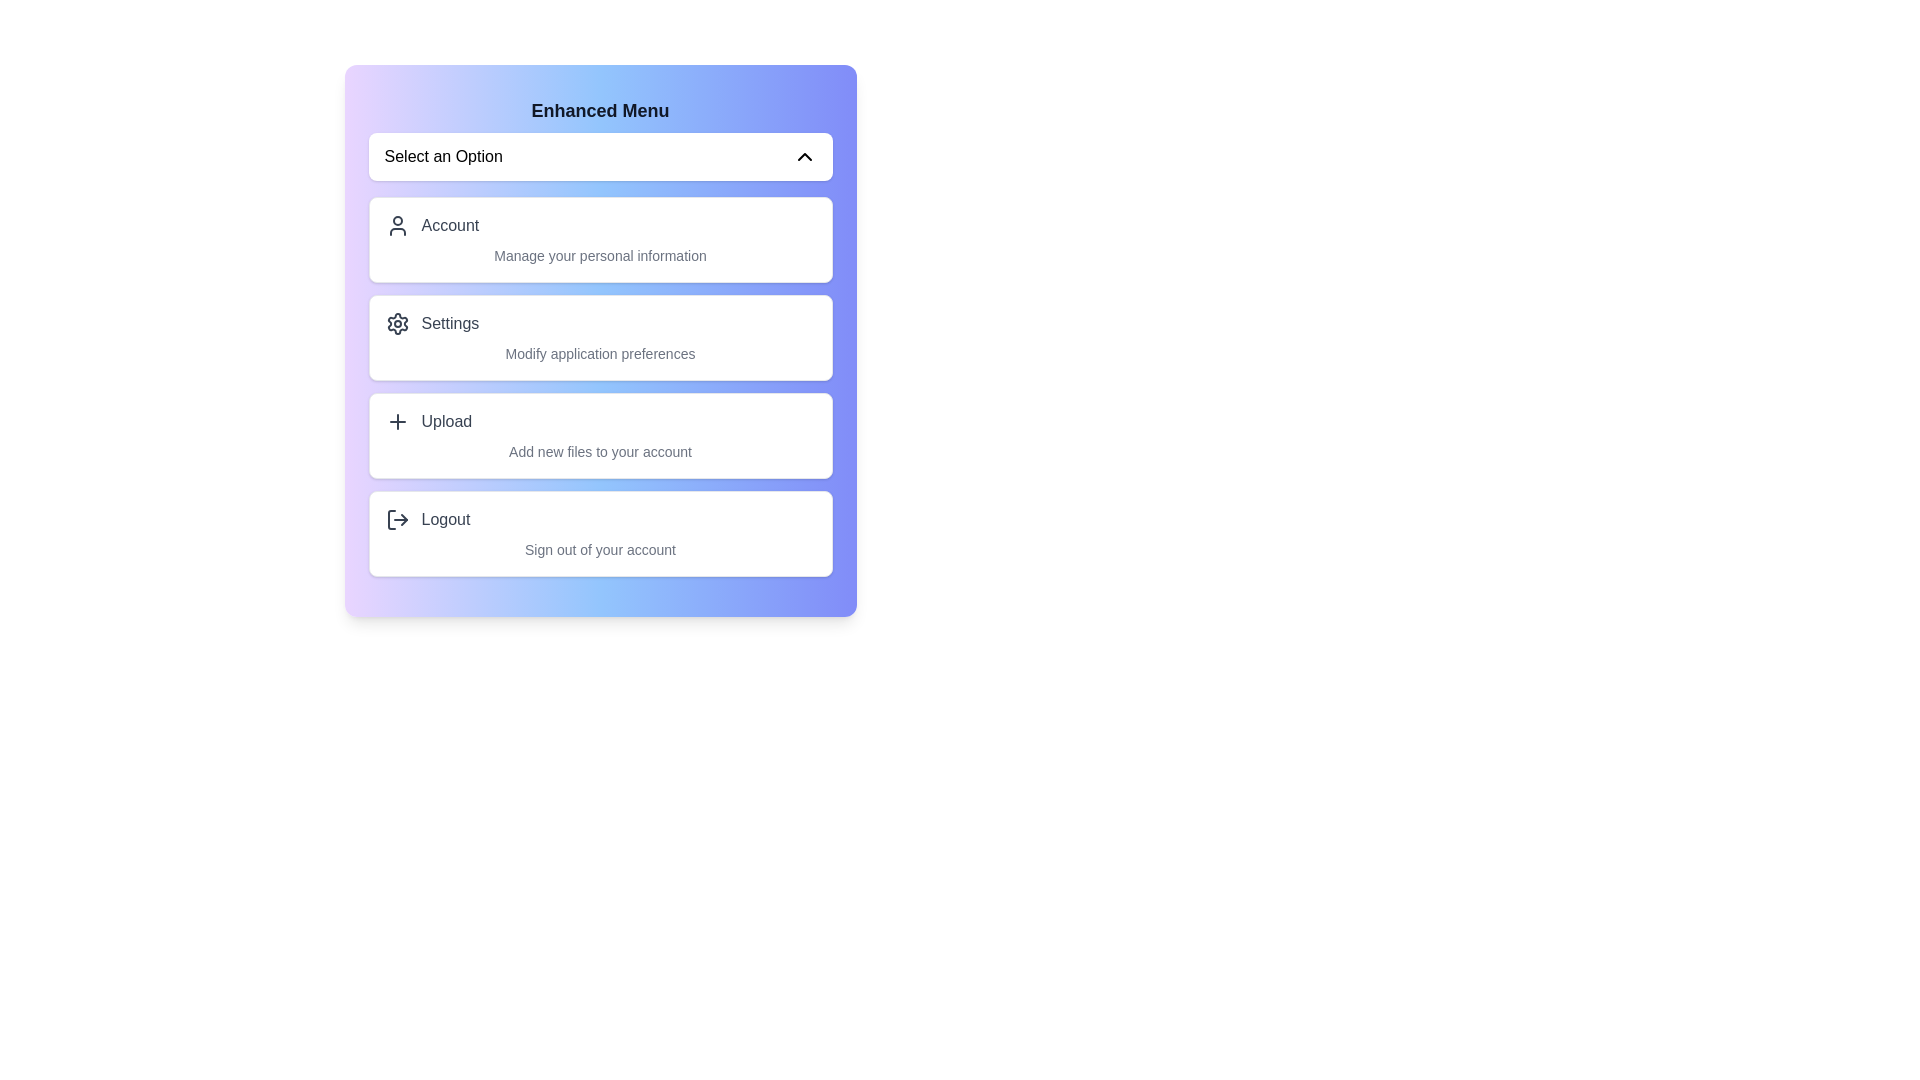 The height and width of the screenshot is (1080, 1920). What do you see at coordinates (599, 156) in the screenshot?
I see `the dropdown toggle button to toggle the menu visibility` at bounding box center [599, 156].